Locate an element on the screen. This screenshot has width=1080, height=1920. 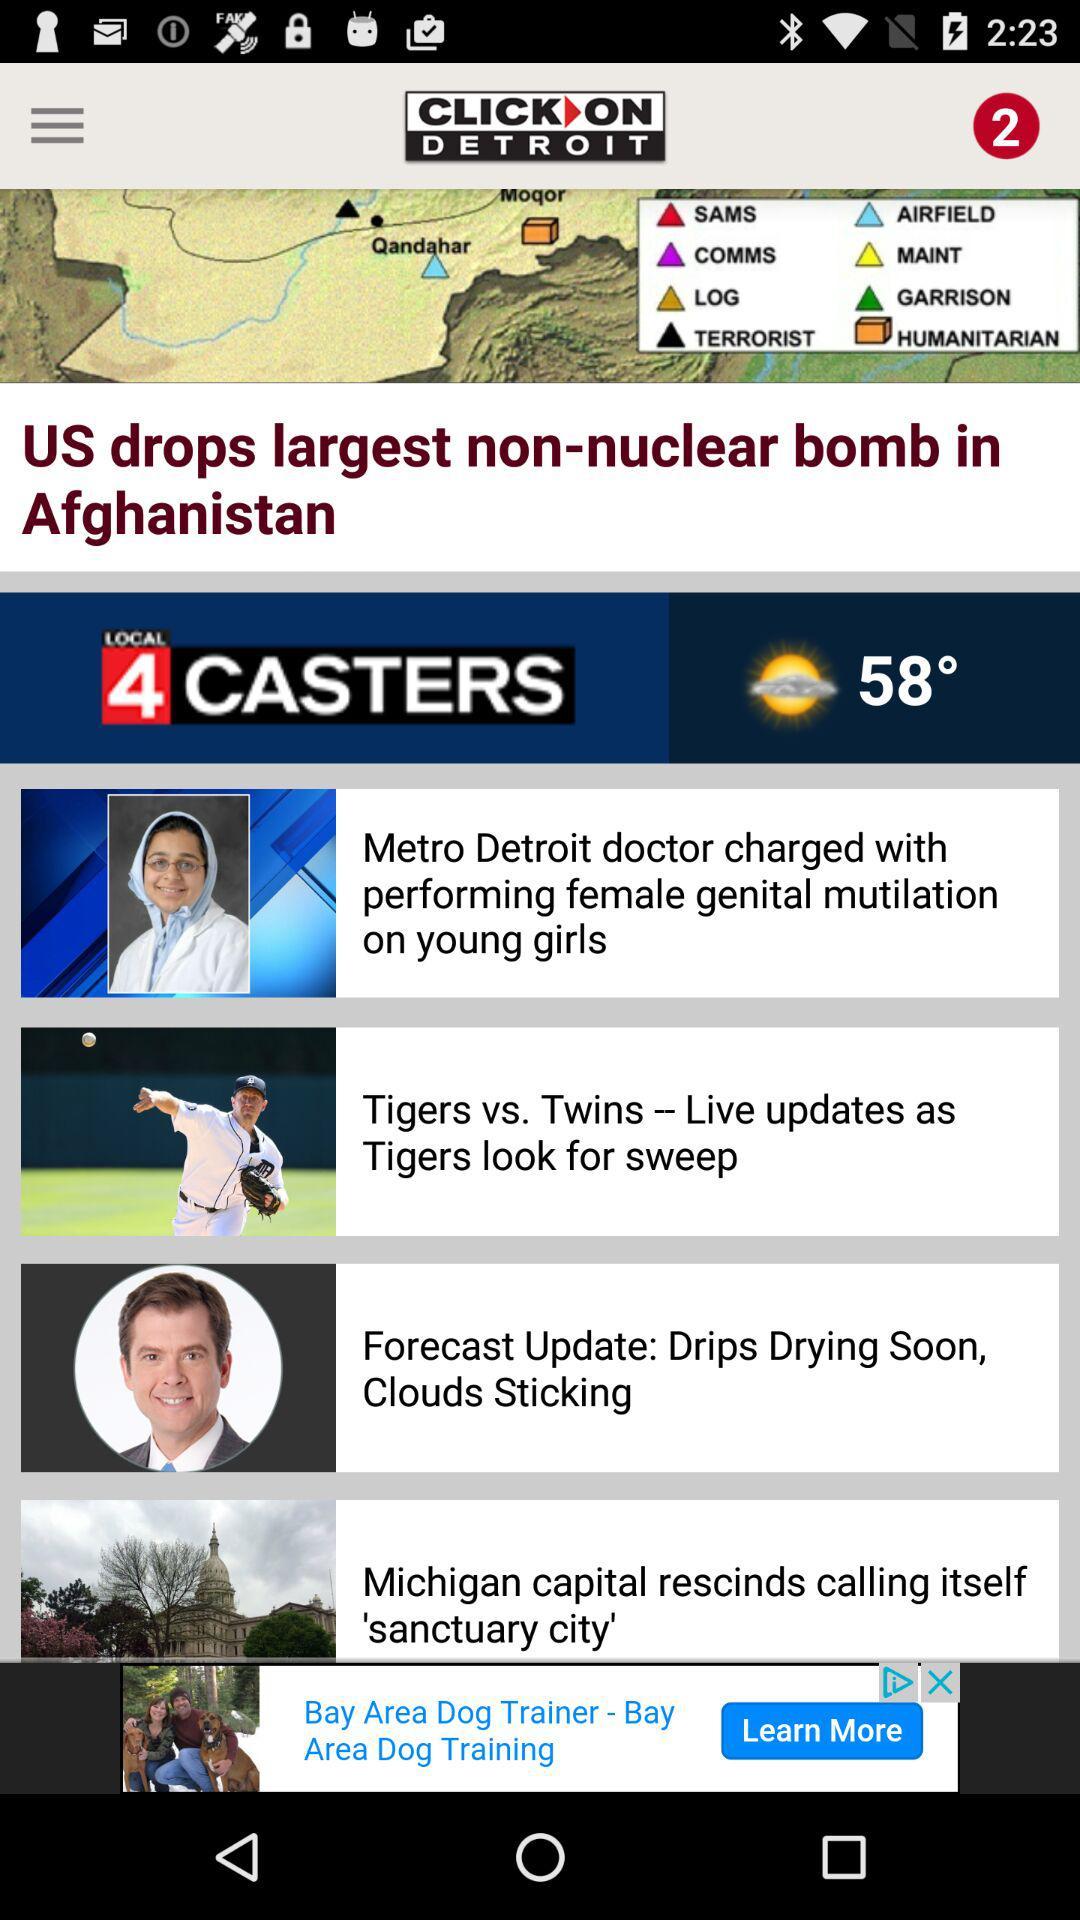
the text beside the 58 degrees is located at coordinates (333, 678).